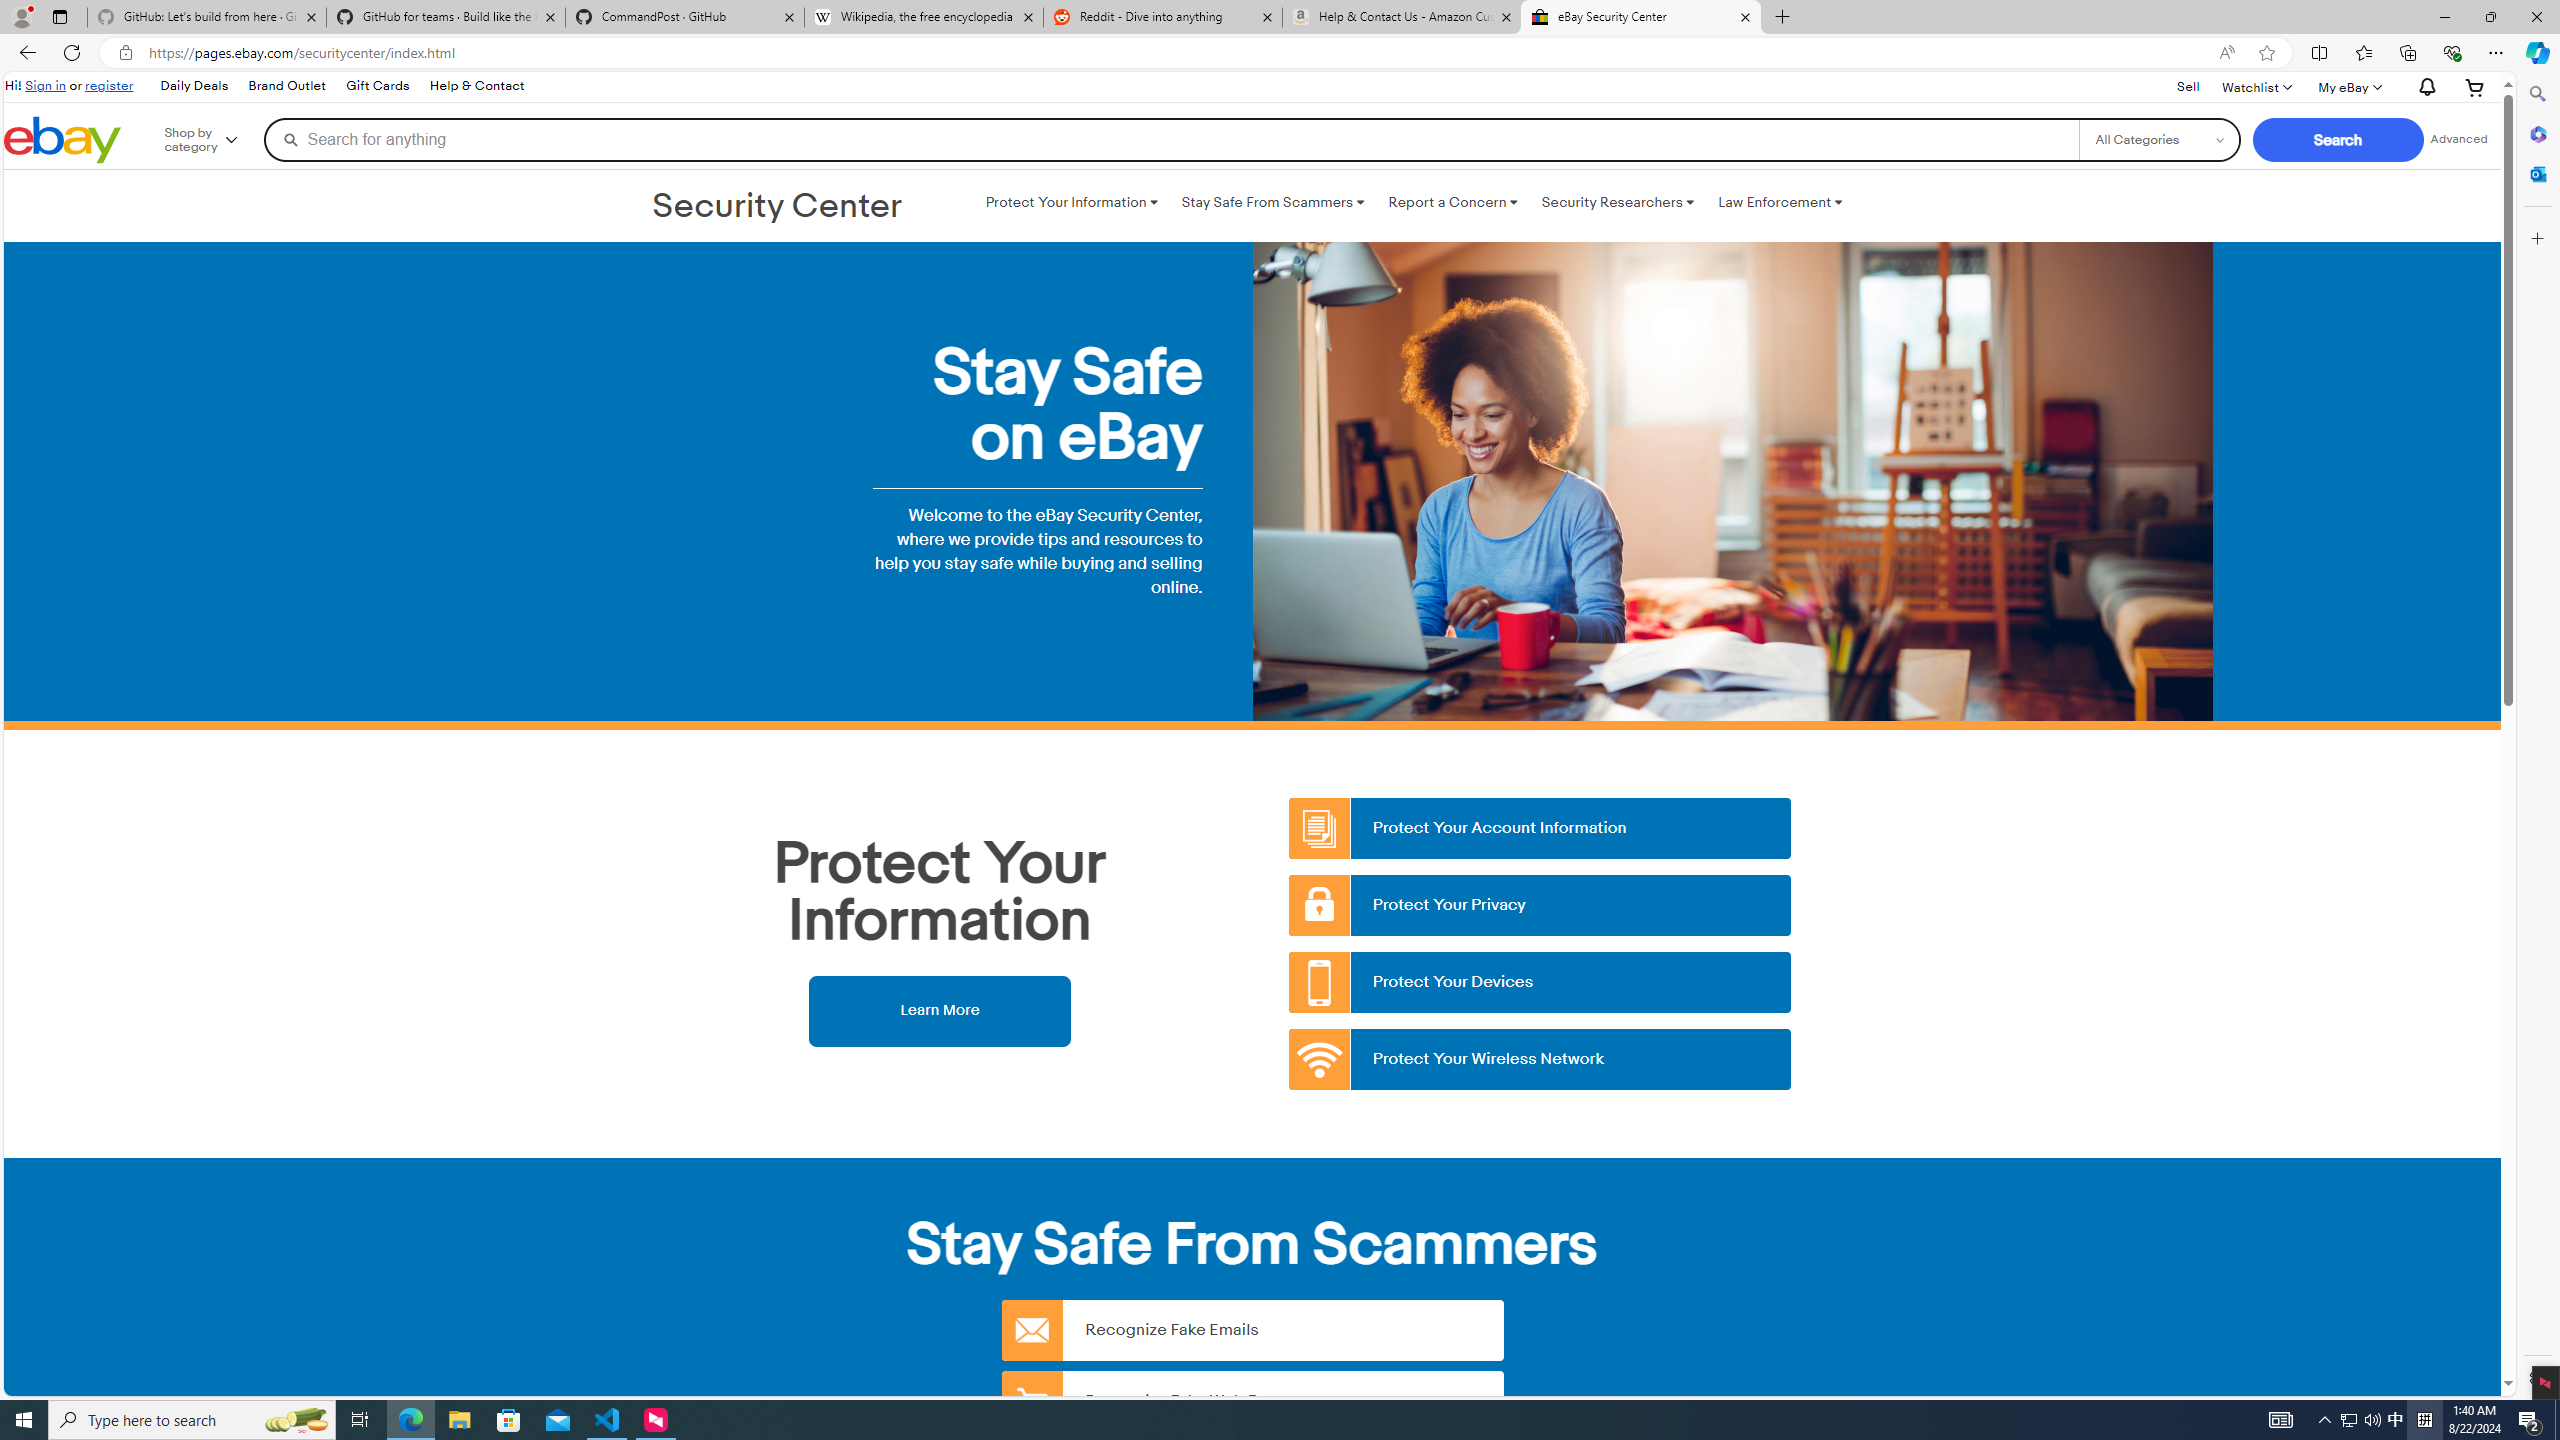  Describe the element at coordinates (2188, 85) in the screenshot. I see `'Sell'` at that location.